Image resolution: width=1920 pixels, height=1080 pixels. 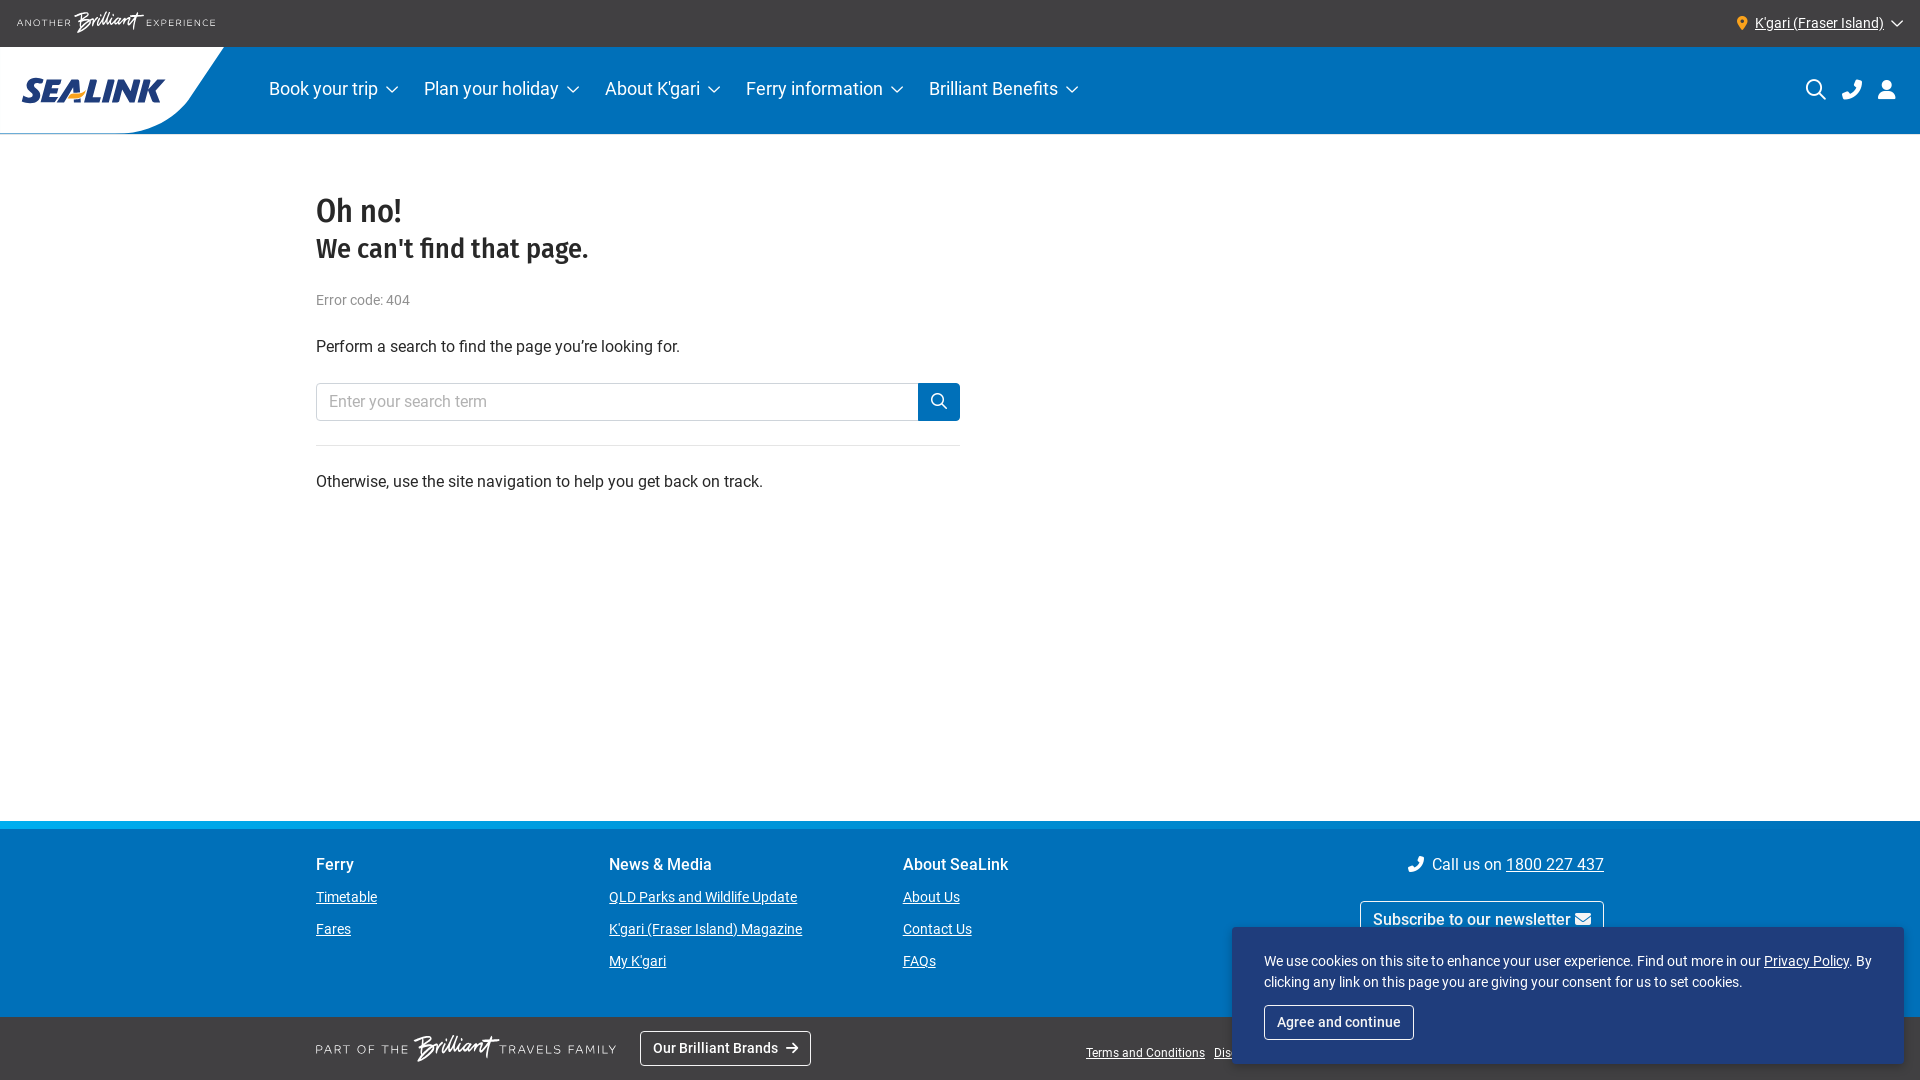 What do you see at coordinates (705, 929) in the screenshot?
I see `'K'gari (Fraser Island) Magazine'` at bounding box center [705, 929].